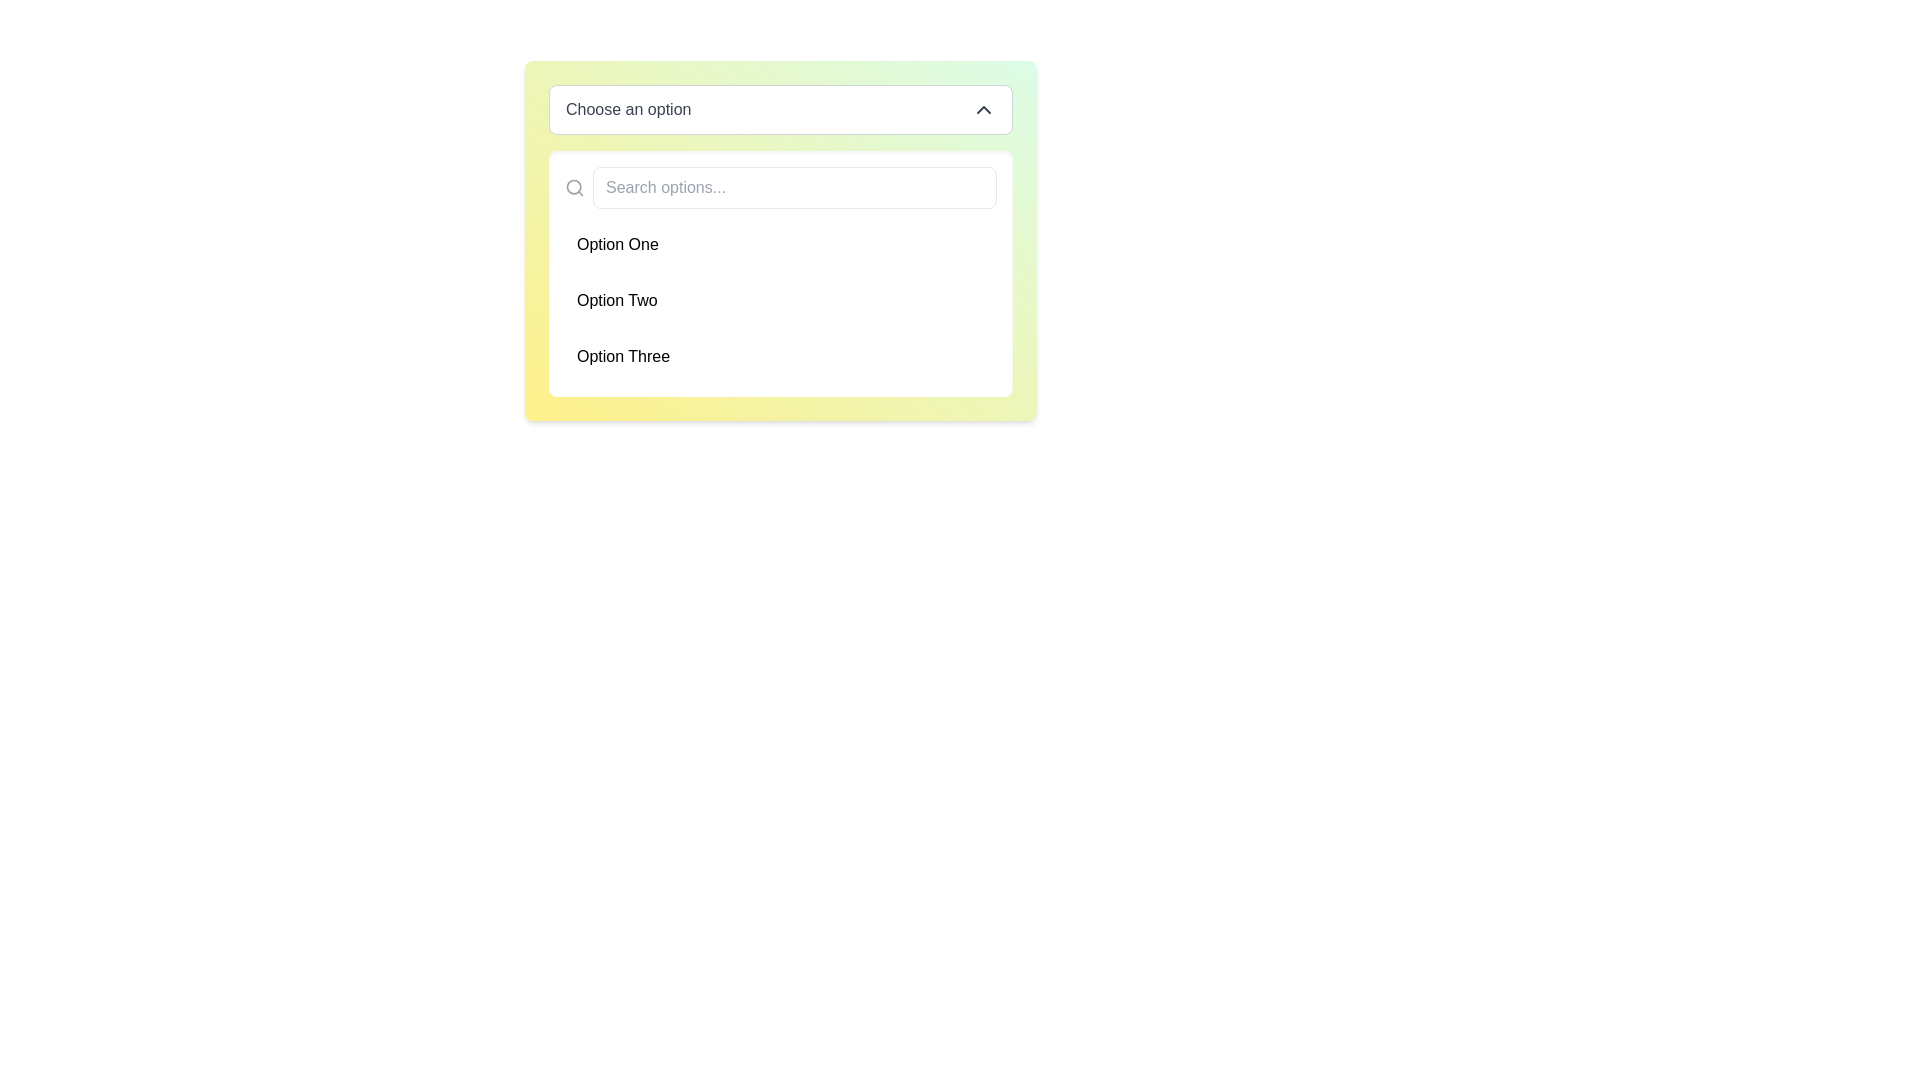  Describe the element at coordinates (622, 356) in the screenshot. I see `the text item displaying 'Option Three' in the dropdown menu` at that location.